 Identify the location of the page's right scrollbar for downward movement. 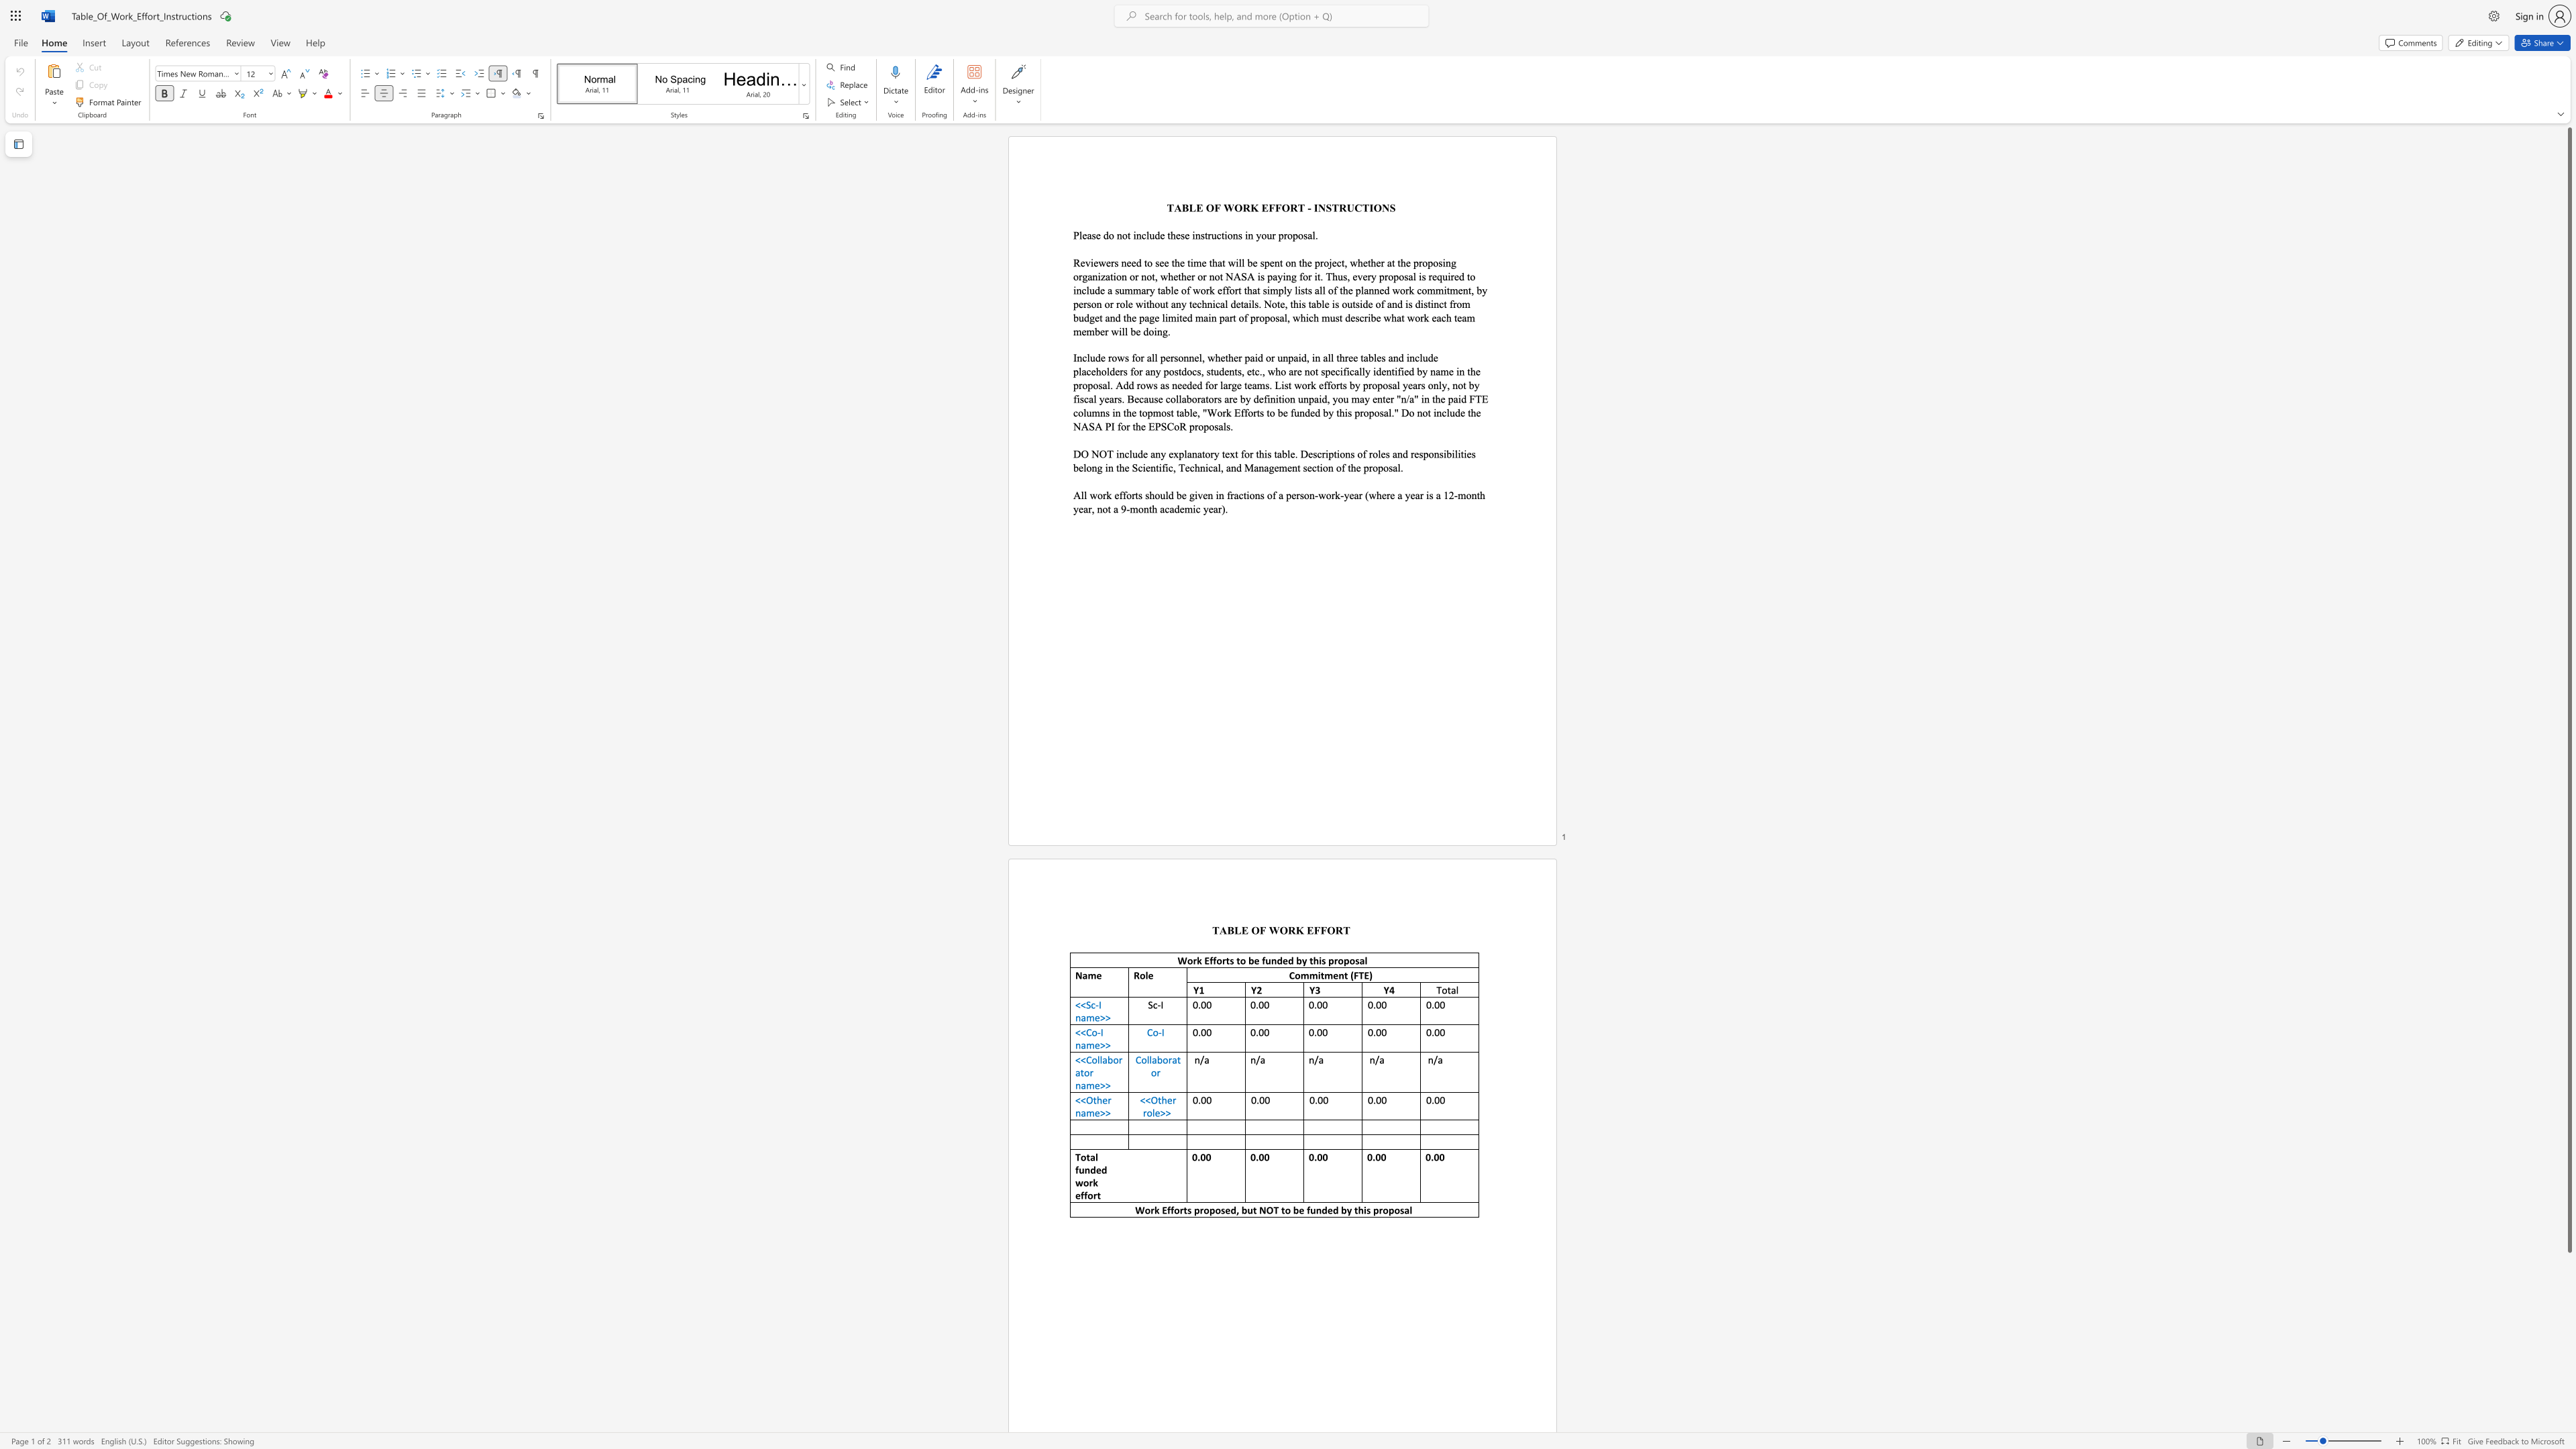
(2568, 1280).